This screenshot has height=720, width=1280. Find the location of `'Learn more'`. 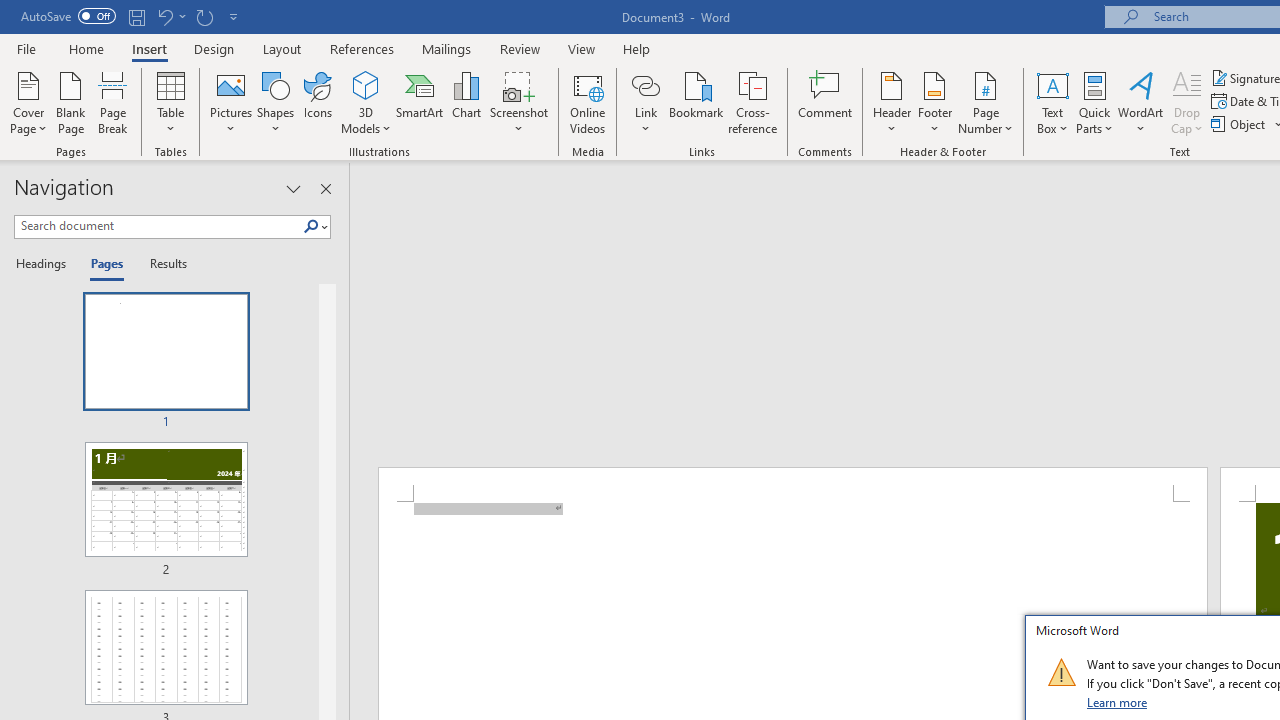

'Learn more' is located at coordinates (1117, 701).